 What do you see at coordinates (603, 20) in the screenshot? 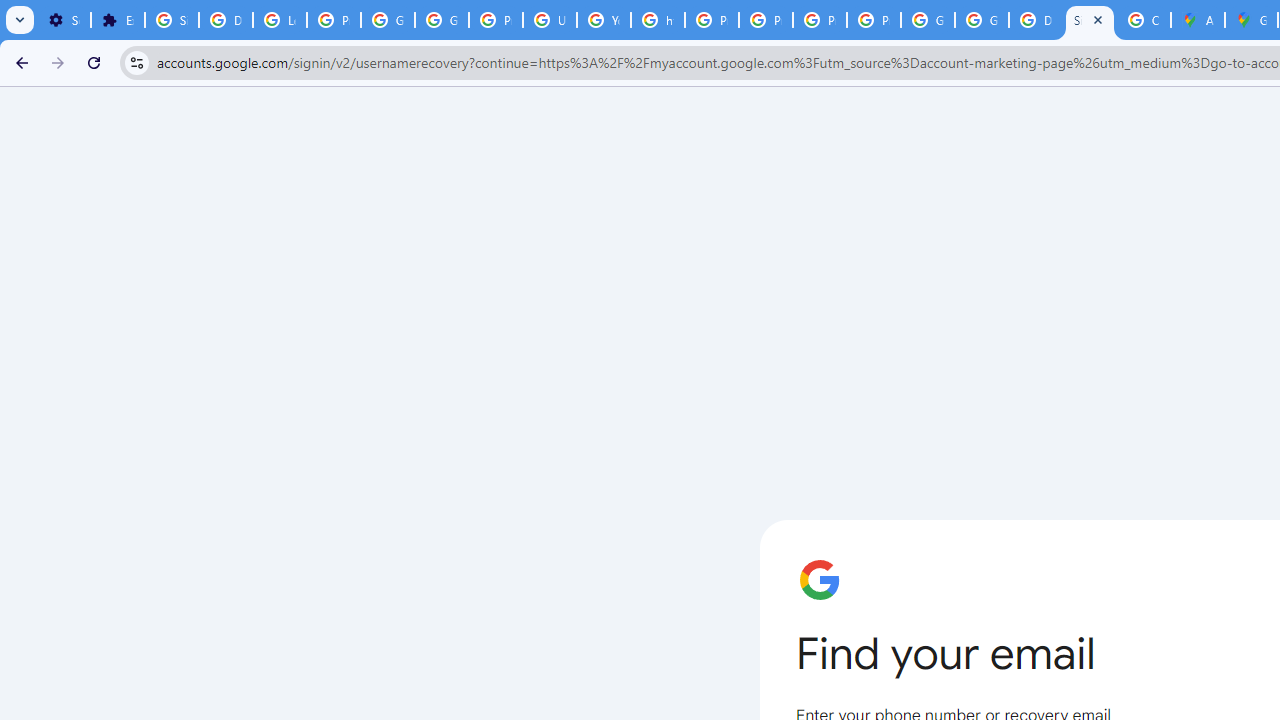
I see `'YouTube'` at bounding box center [603, 20].